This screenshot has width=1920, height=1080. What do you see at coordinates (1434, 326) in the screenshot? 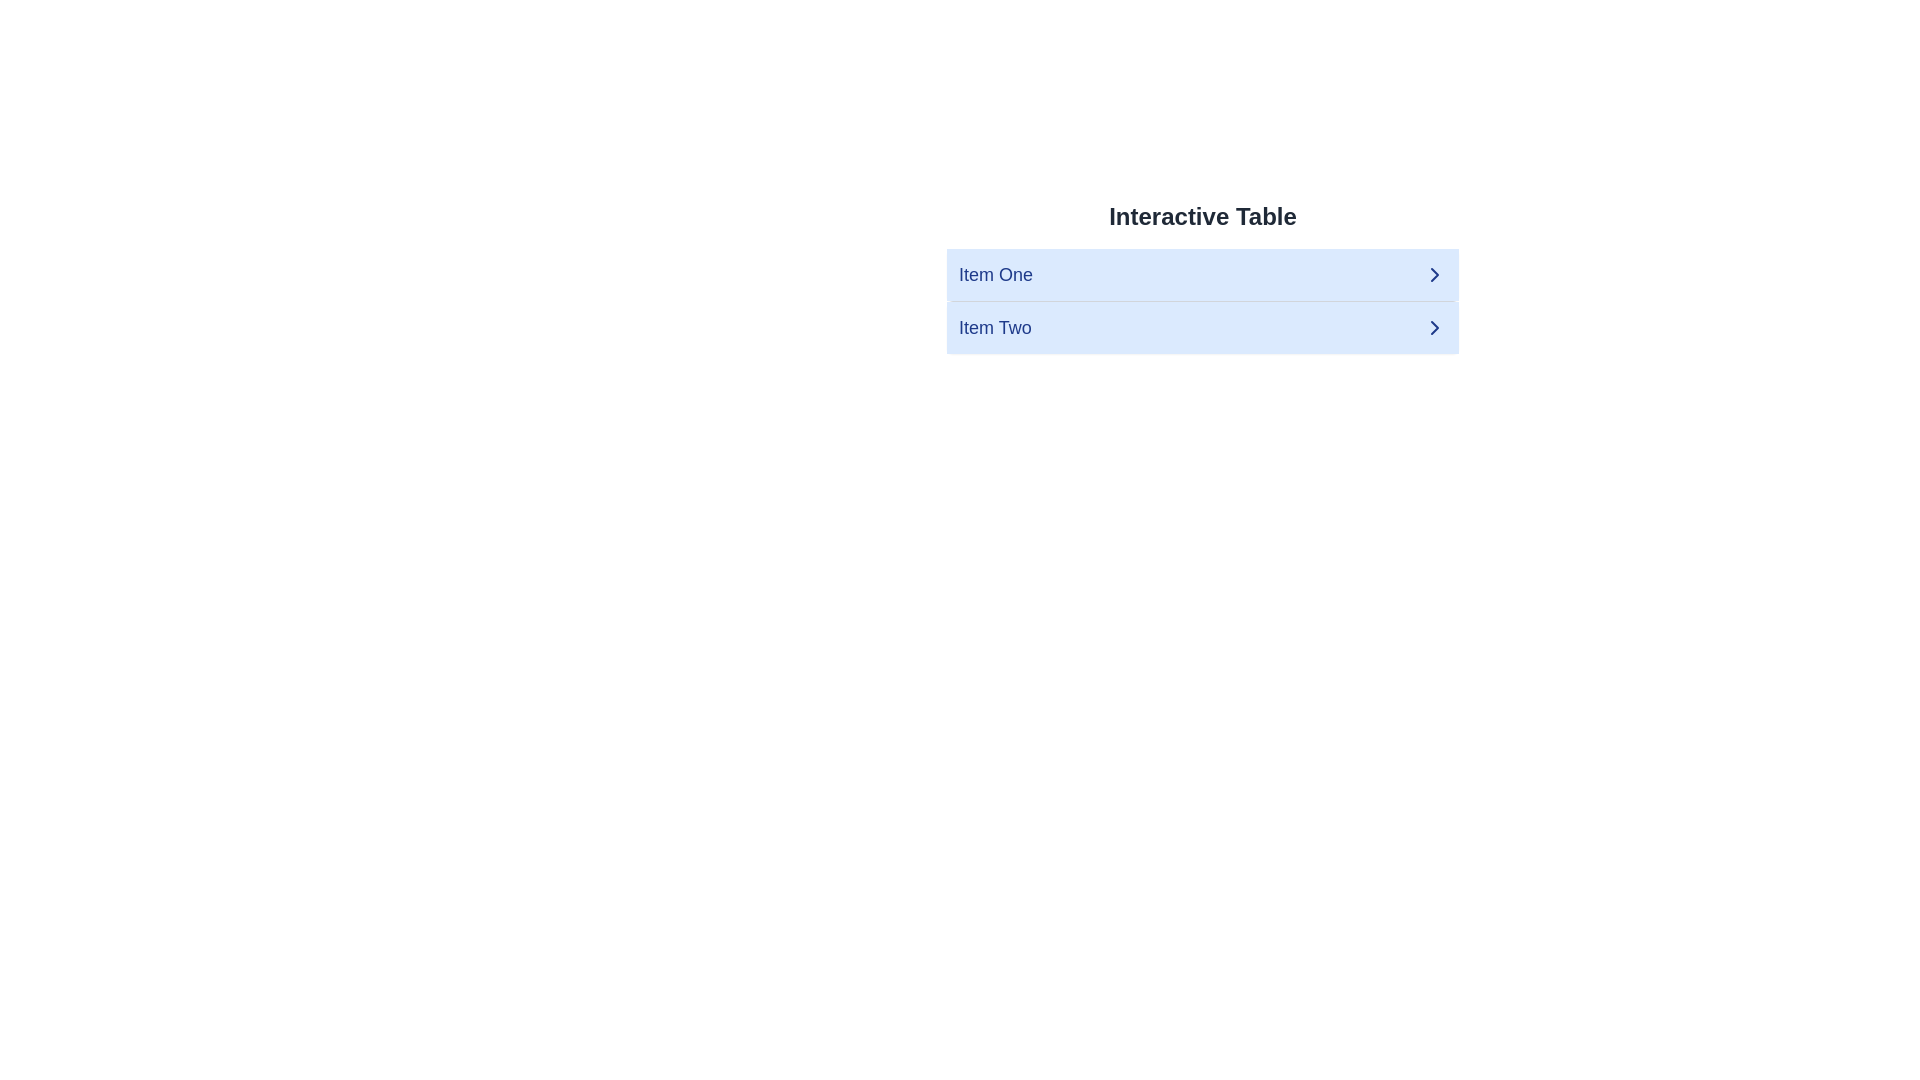
I see `the right-pointing chevron icon in the 'Item Two' row` at bounding box center [1434, 326].